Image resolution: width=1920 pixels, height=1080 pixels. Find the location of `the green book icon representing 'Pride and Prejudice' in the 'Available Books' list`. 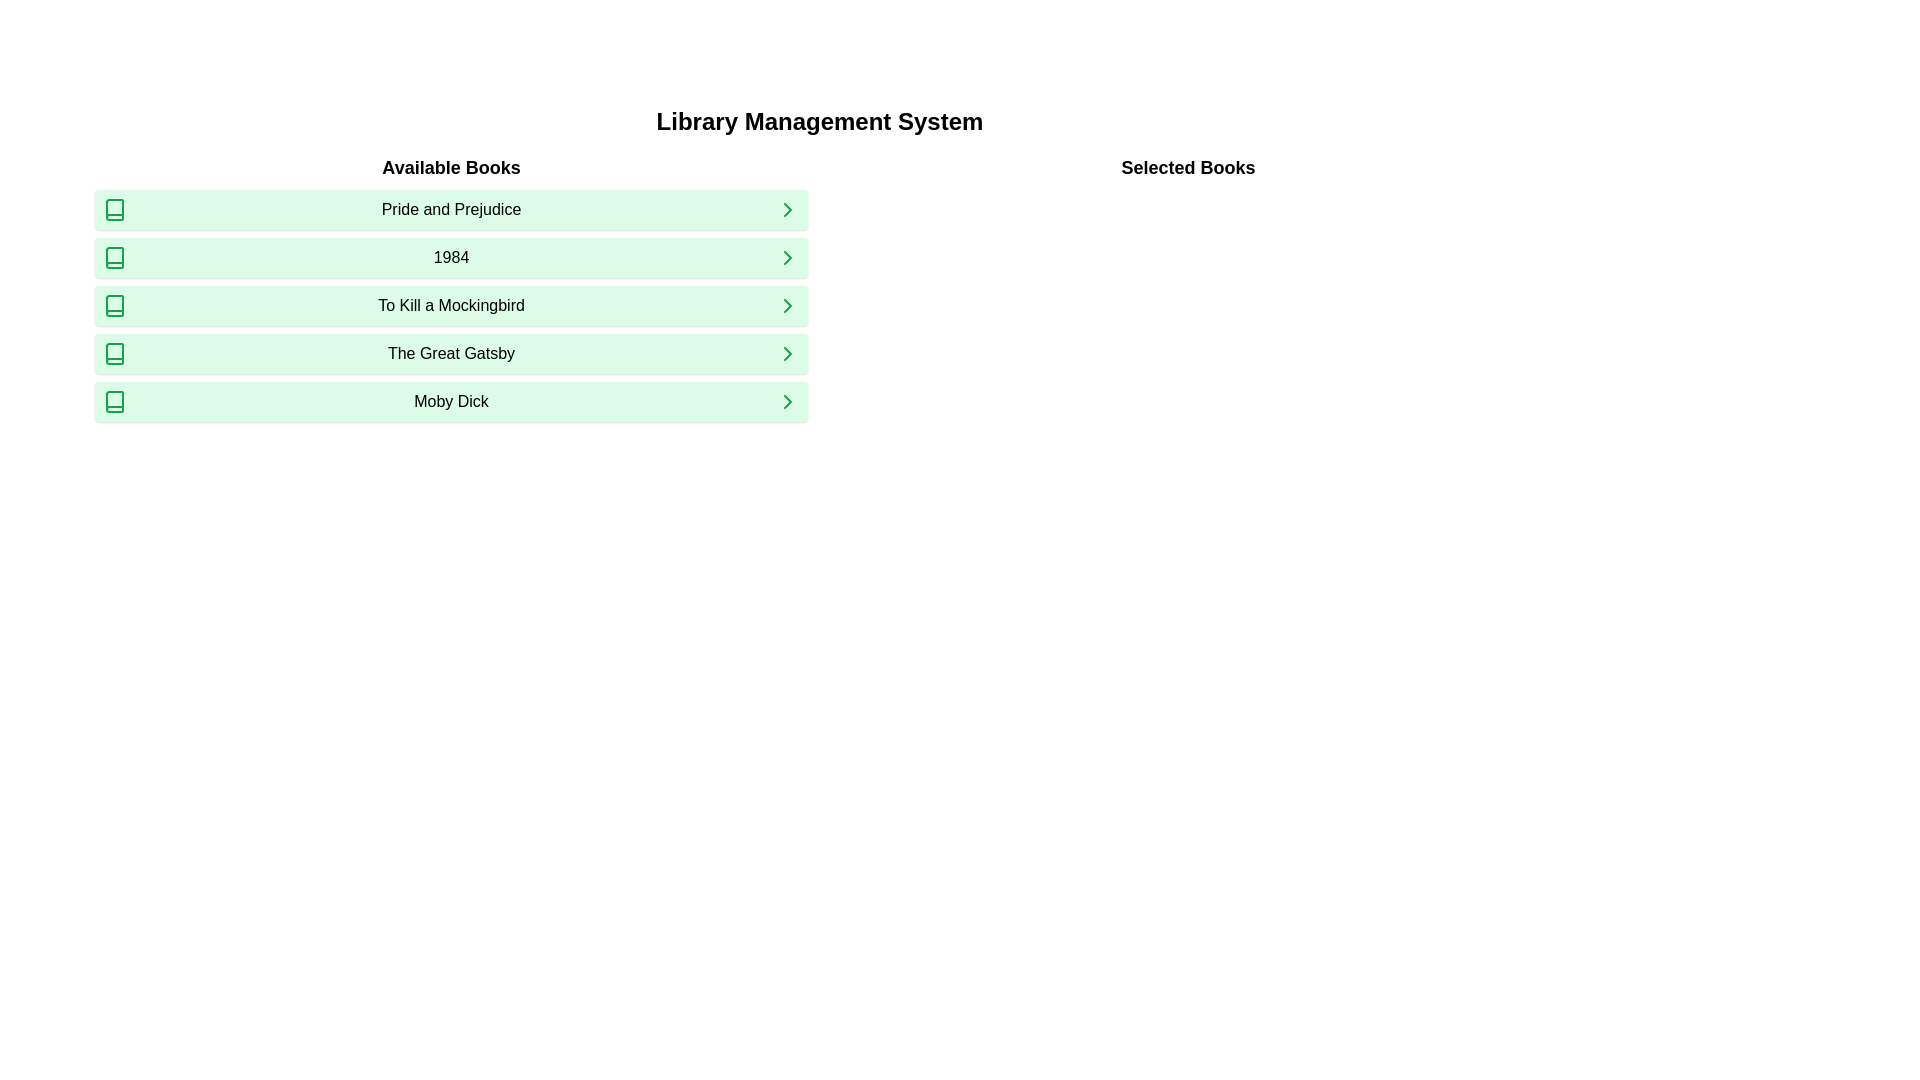

the green book icon representing 'Pride and Prejudice' in the 'Available Books' list is located at coordinates (114, 209).